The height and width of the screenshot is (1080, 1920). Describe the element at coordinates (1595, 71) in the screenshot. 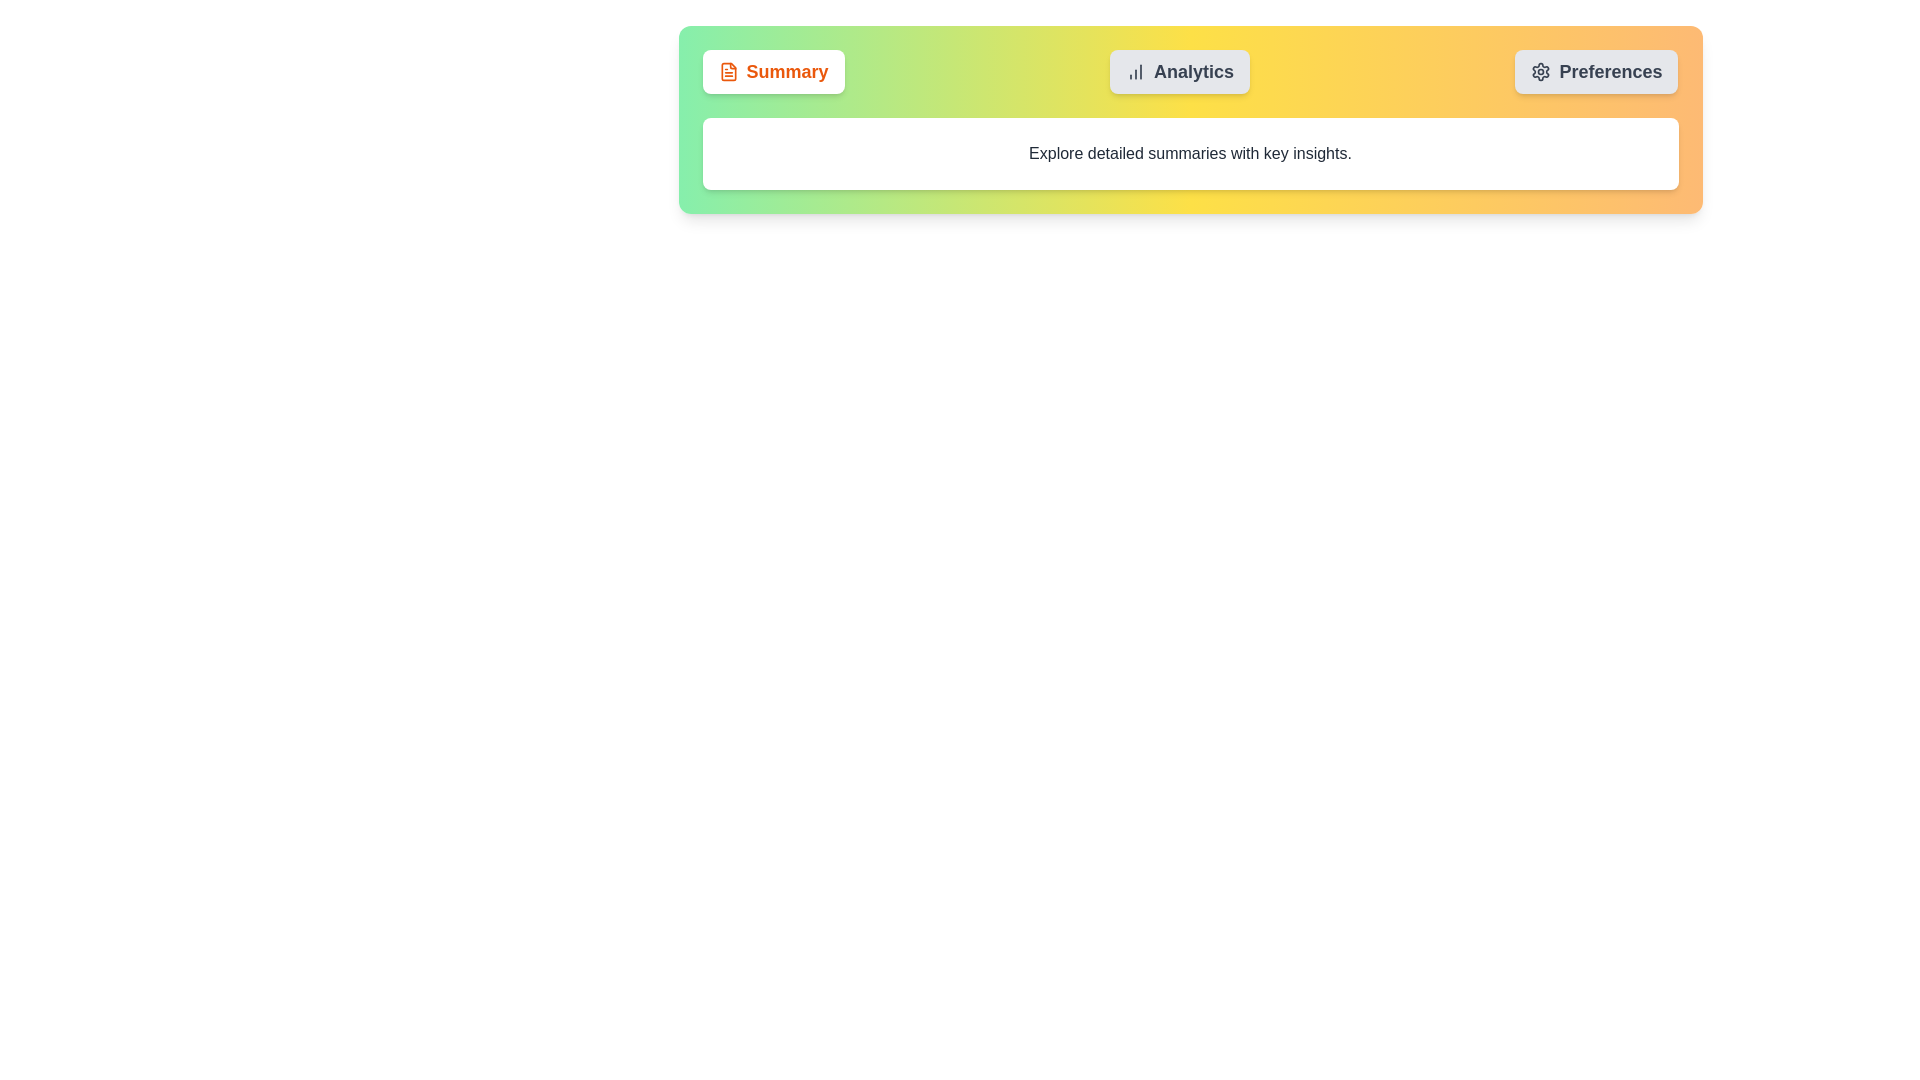

I see `the Preferences button, which is the third button in a horizontal row of three buttons, to view the context menu if available` at that location.